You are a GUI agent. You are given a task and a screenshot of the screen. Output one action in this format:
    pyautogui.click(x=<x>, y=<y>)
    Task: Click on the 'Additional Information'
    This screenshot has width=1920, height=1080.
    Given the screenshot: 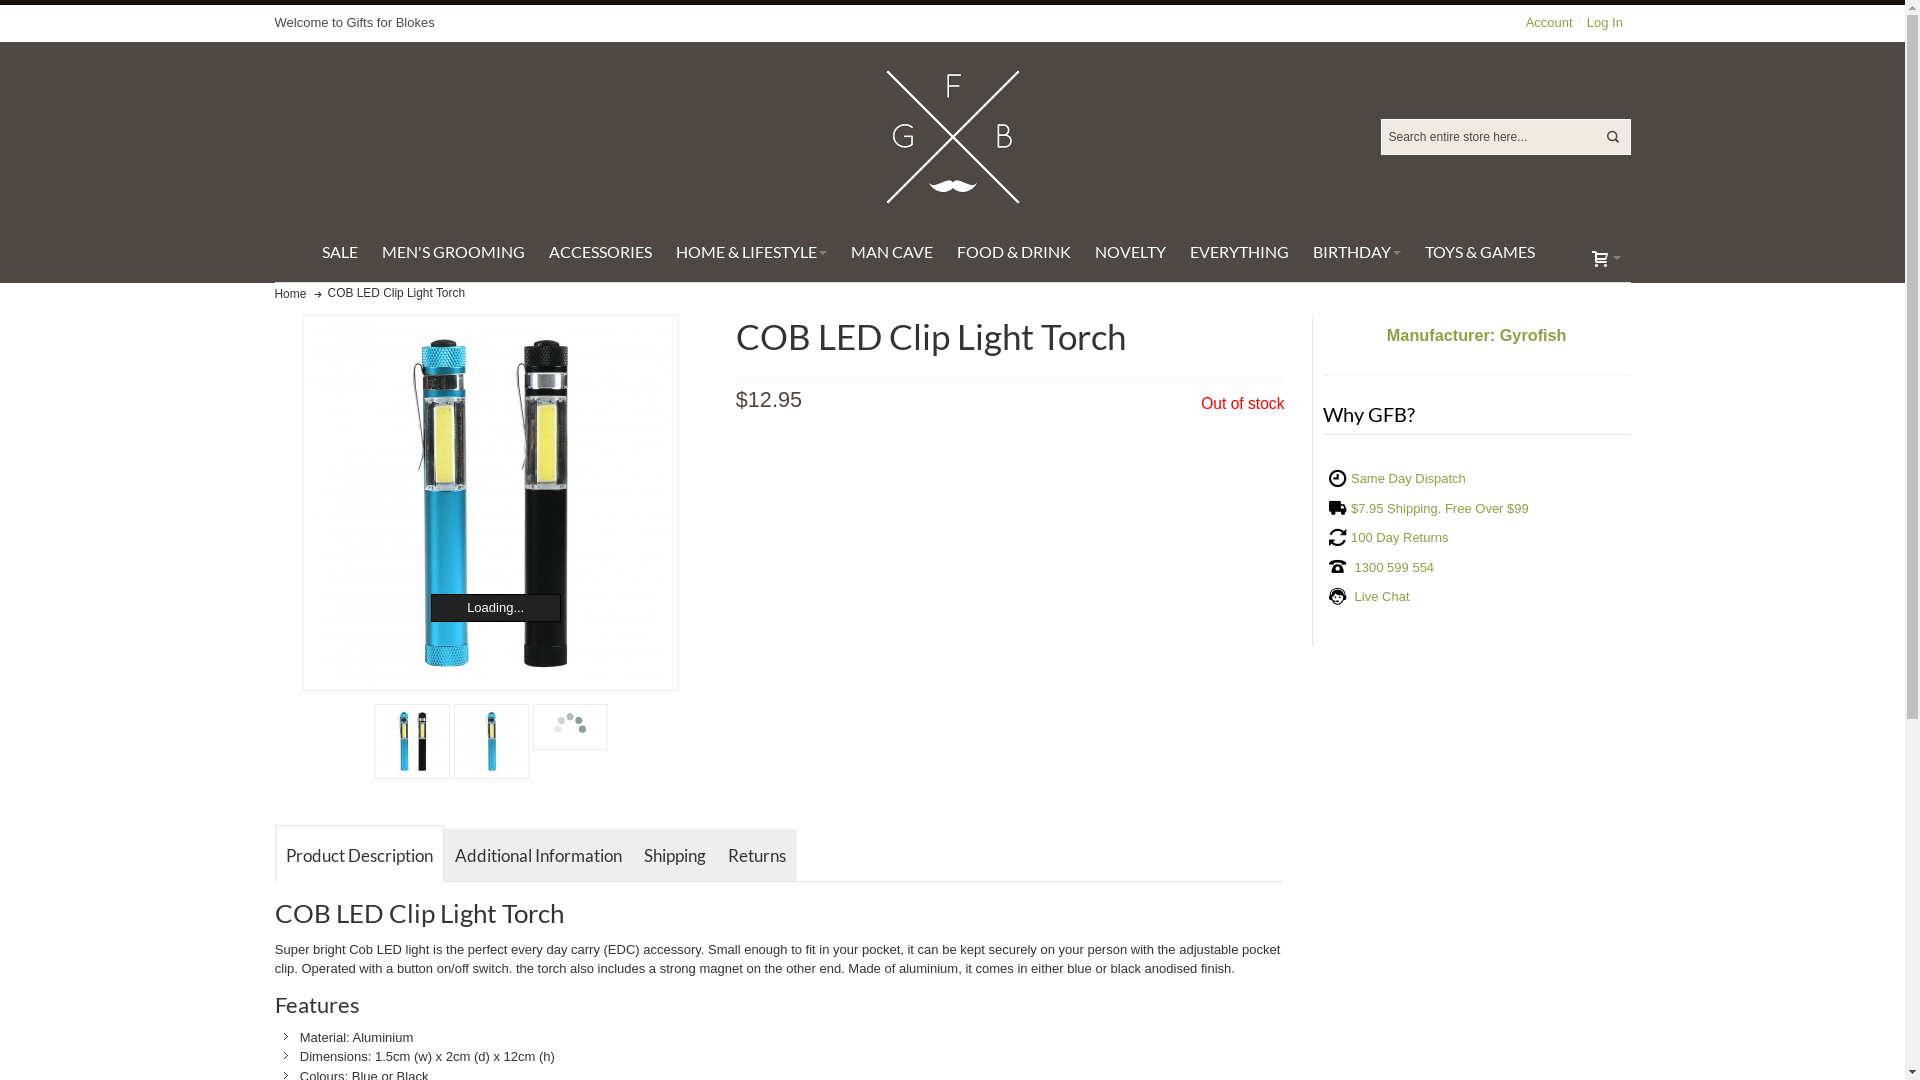 What is the action you would take?
    pyautogui.click(x=538, y=854)
    